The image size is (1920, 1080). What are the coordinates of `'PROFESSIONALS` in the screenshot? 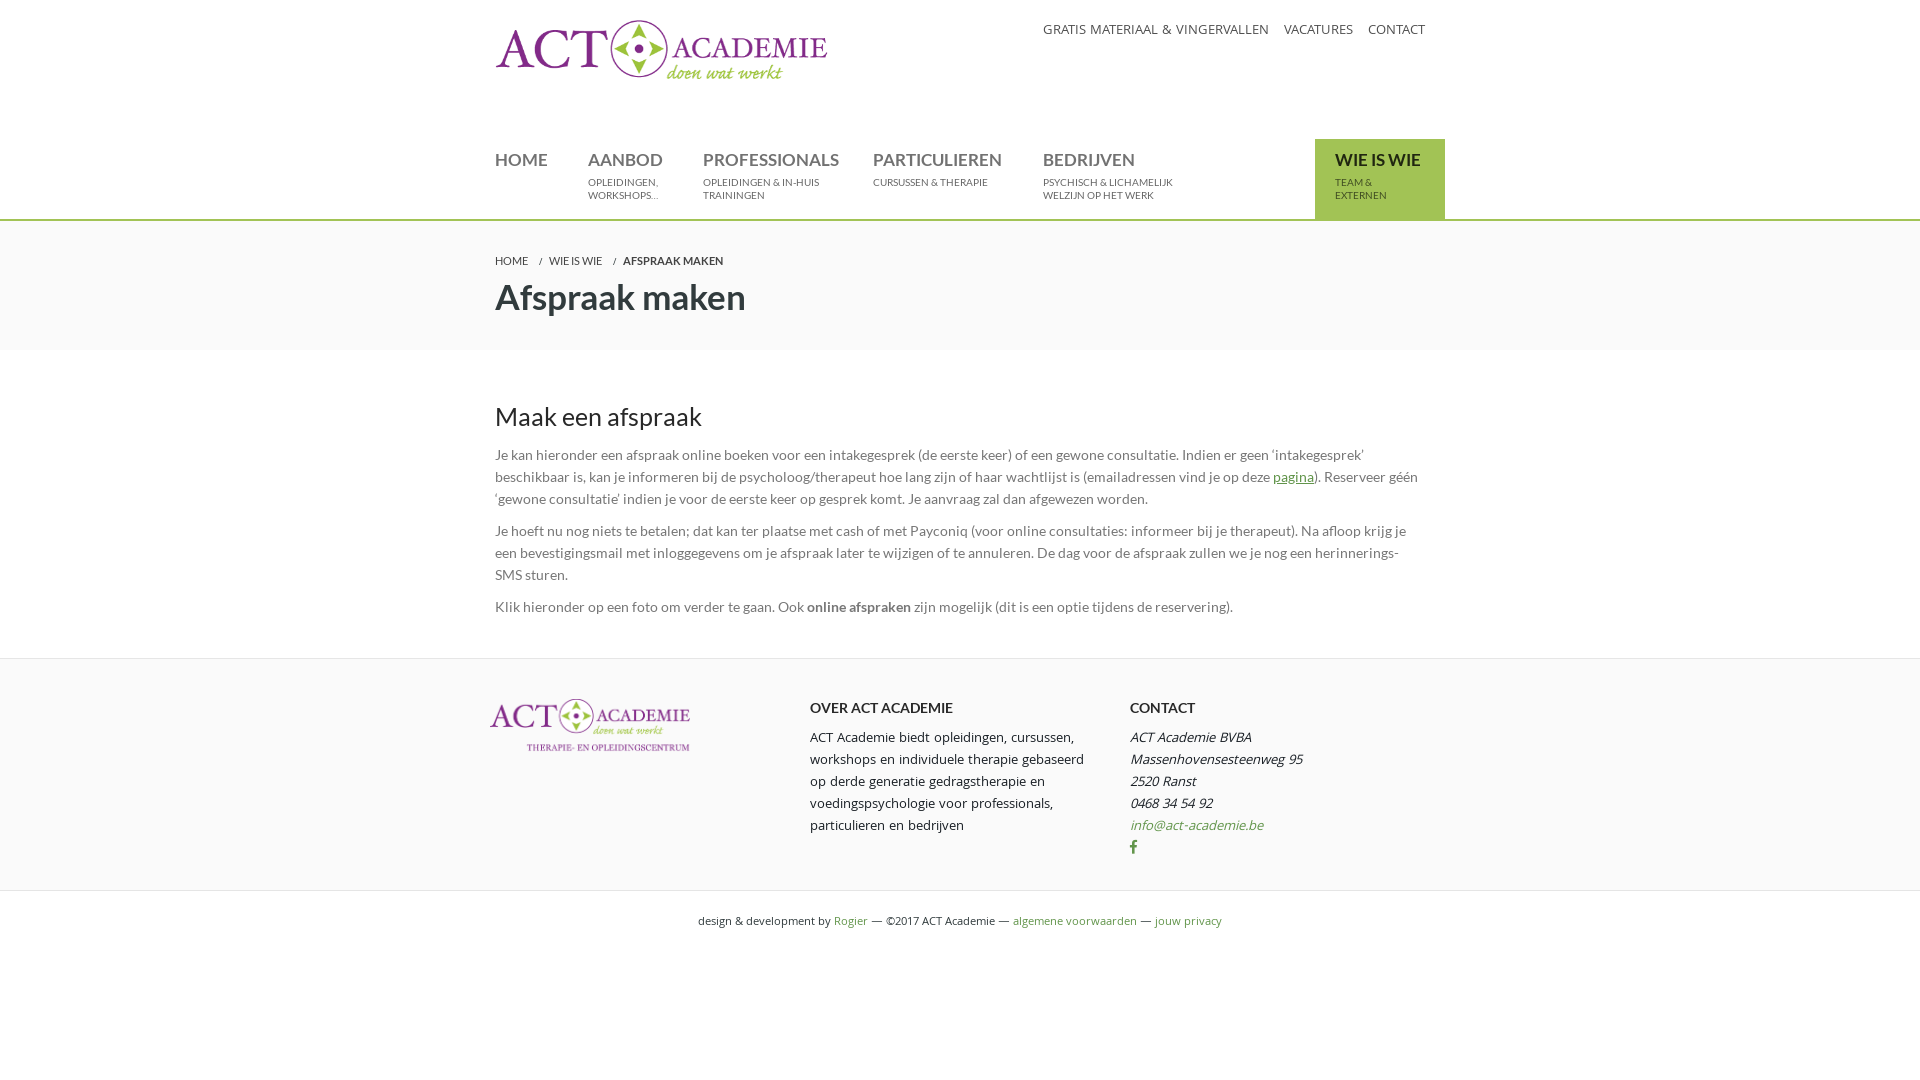 It's located at (767, 177).